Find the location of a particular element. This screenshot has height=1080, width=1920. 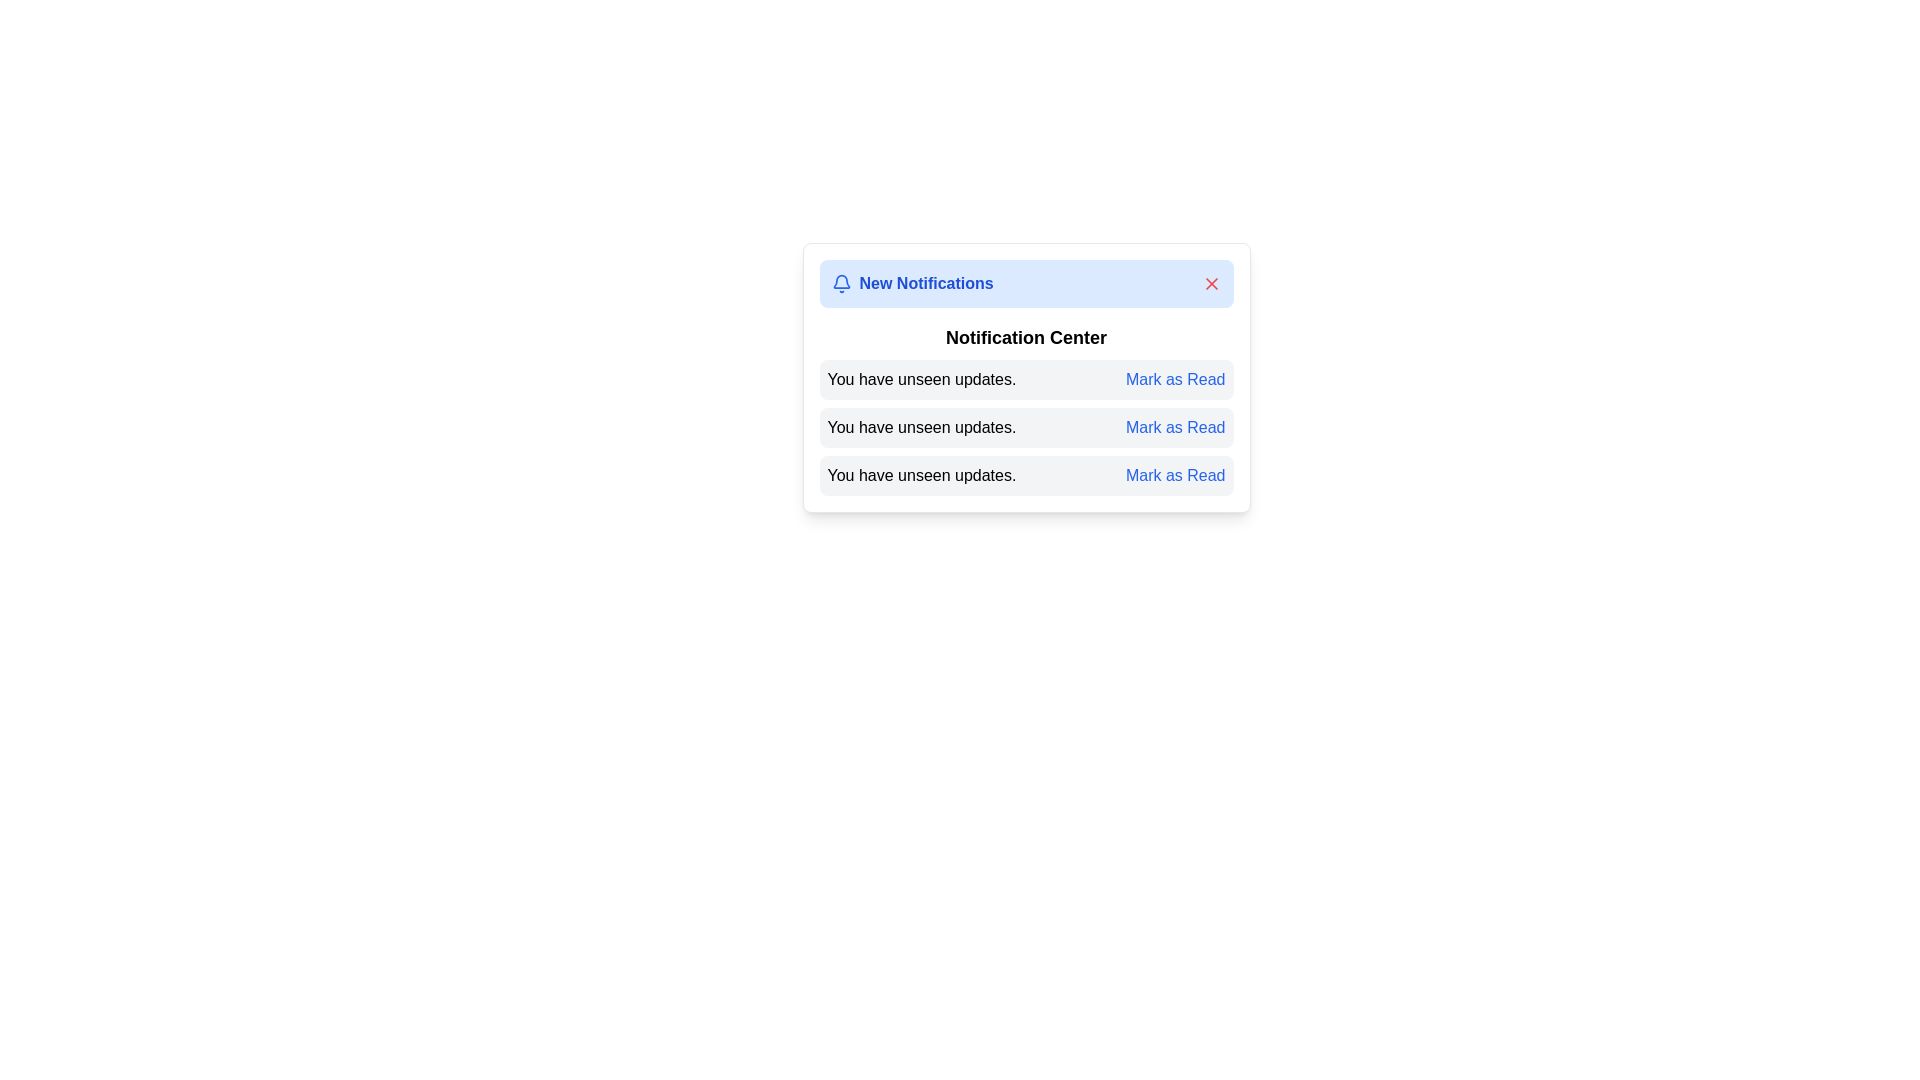

the 'Mark as Read' button for notification 2 is located at coordinates (1175, 427).